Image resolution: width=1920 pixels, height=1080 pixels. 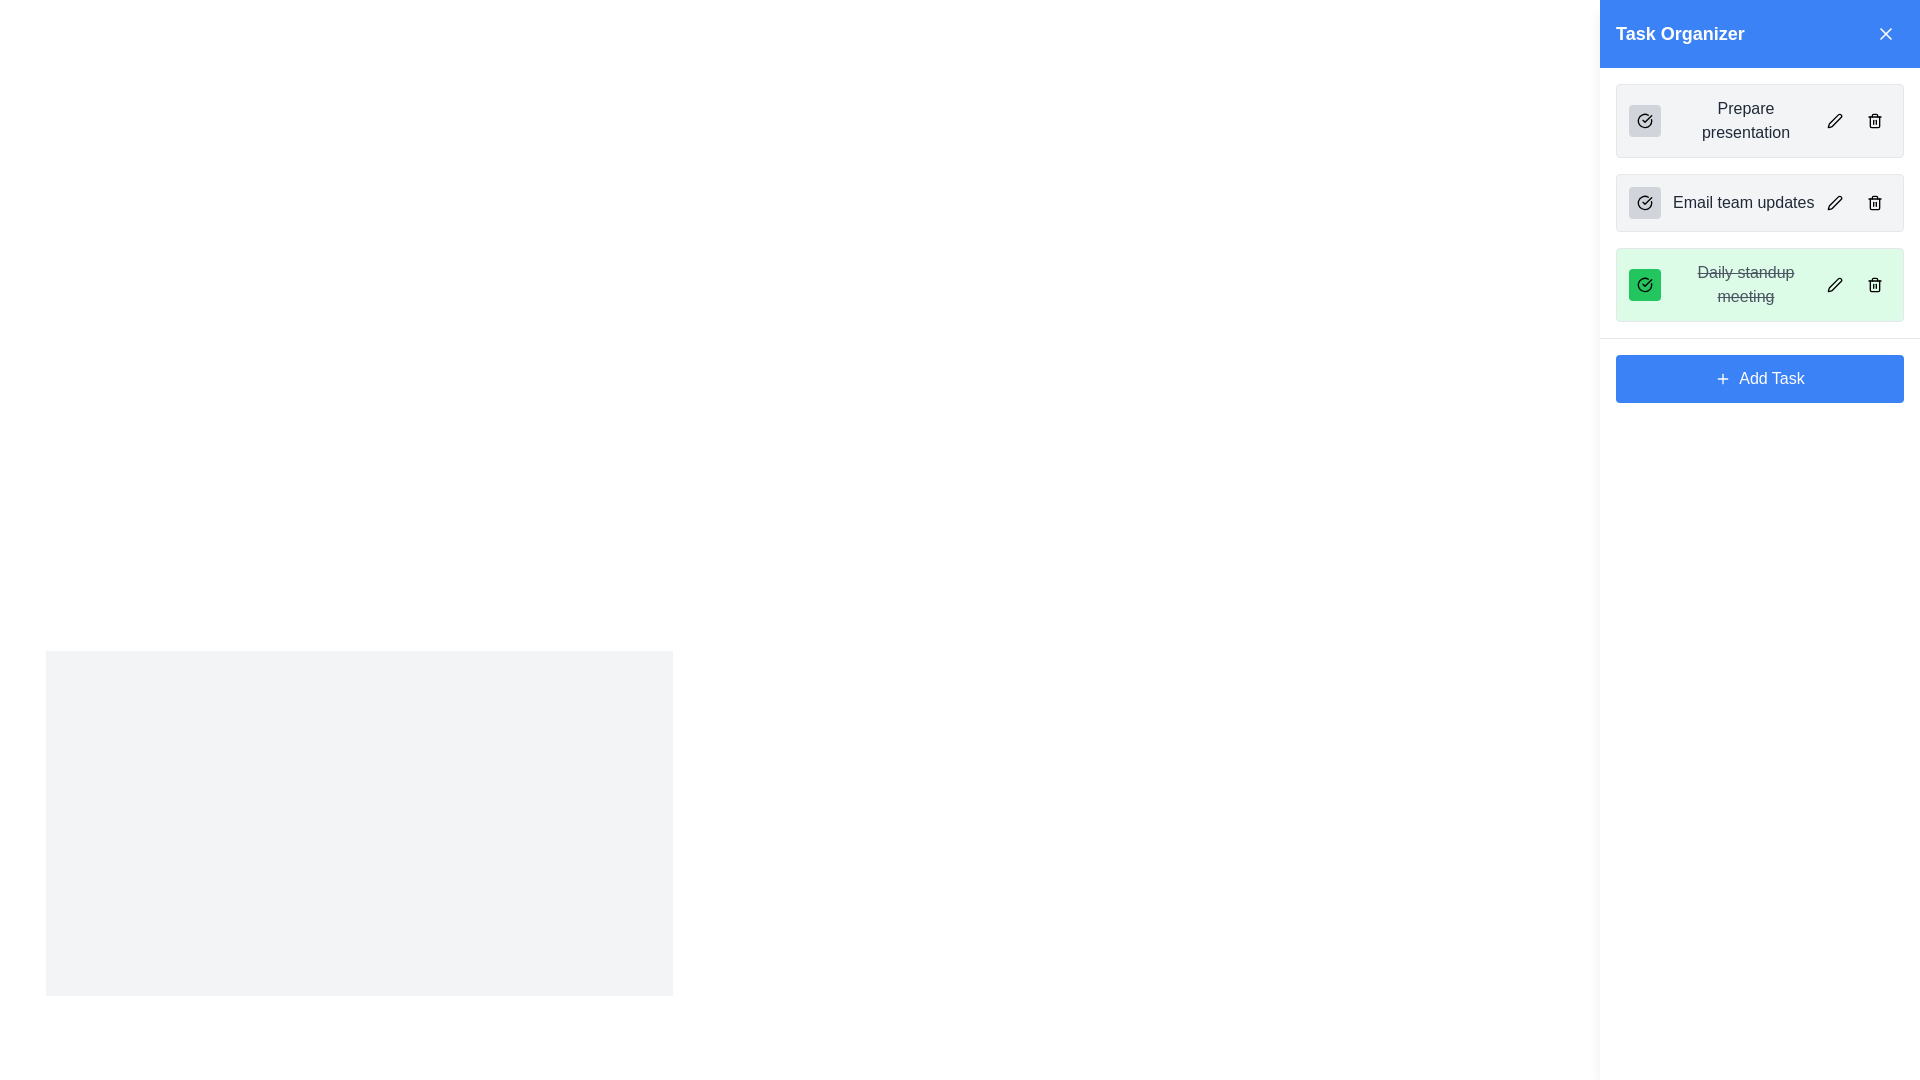 I want to click on the label representing the second task in the task management list, which is positioned between a checkbox-like icon and a pencil-shaped button, so click(x=1742, y=203).